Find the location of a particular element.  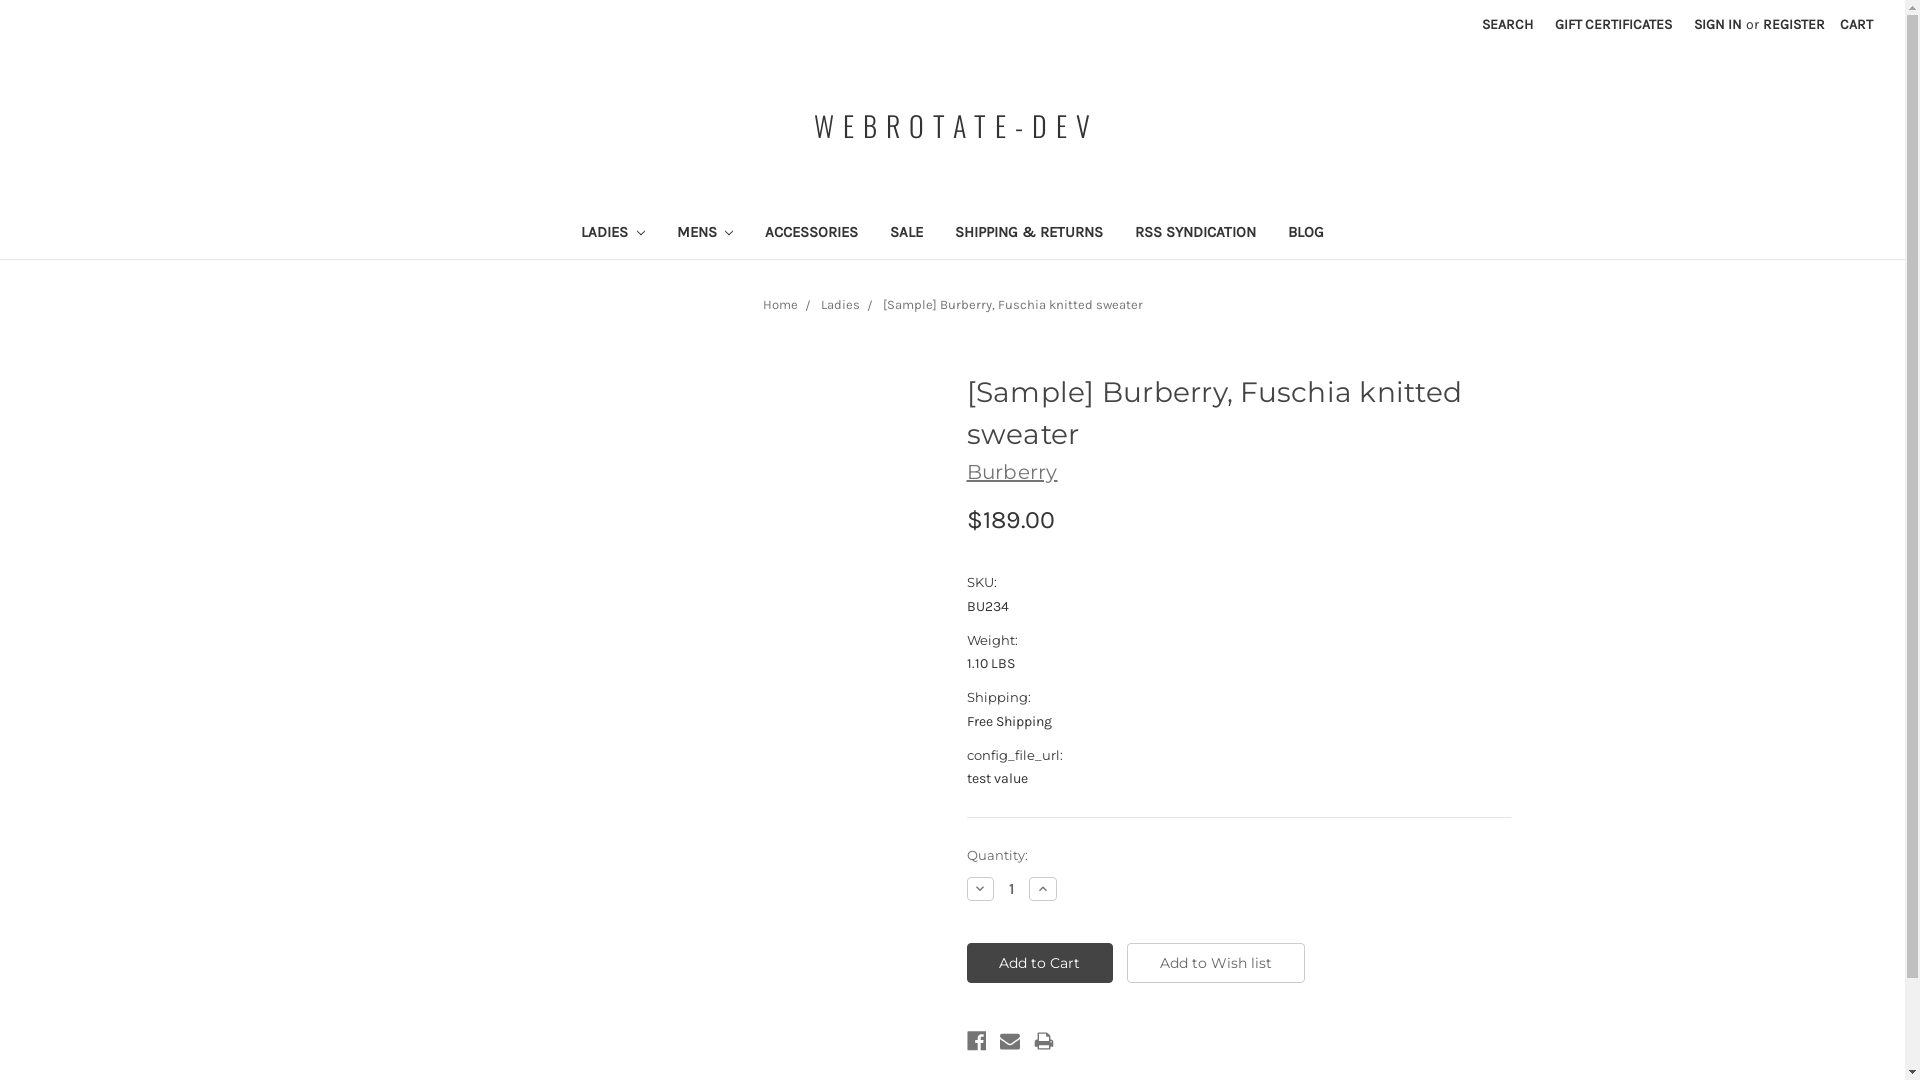

'Add to Cart' is located at coordinates (1039, 962).